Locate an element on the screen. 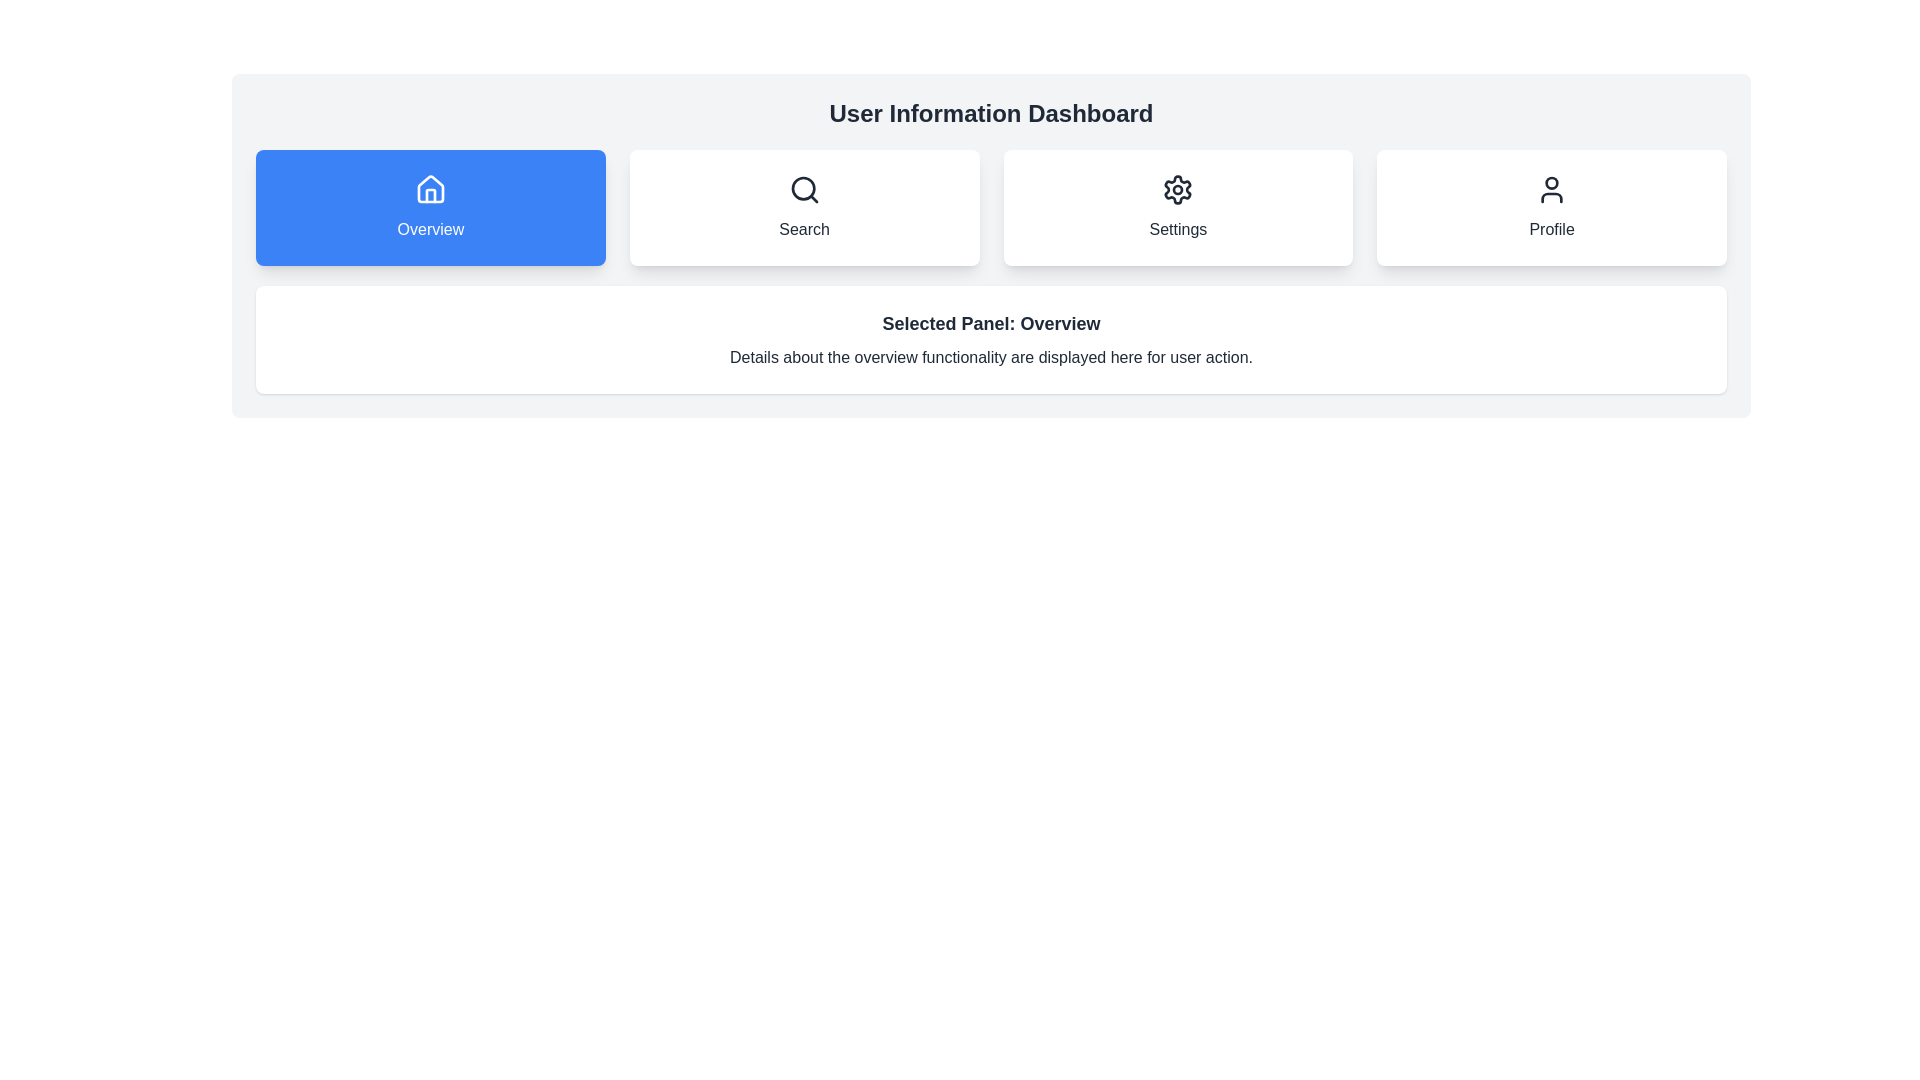 This screenshot has height=1080, width=1920. the 'Overview' button containing the House icon is located at coordinates (429, 189).